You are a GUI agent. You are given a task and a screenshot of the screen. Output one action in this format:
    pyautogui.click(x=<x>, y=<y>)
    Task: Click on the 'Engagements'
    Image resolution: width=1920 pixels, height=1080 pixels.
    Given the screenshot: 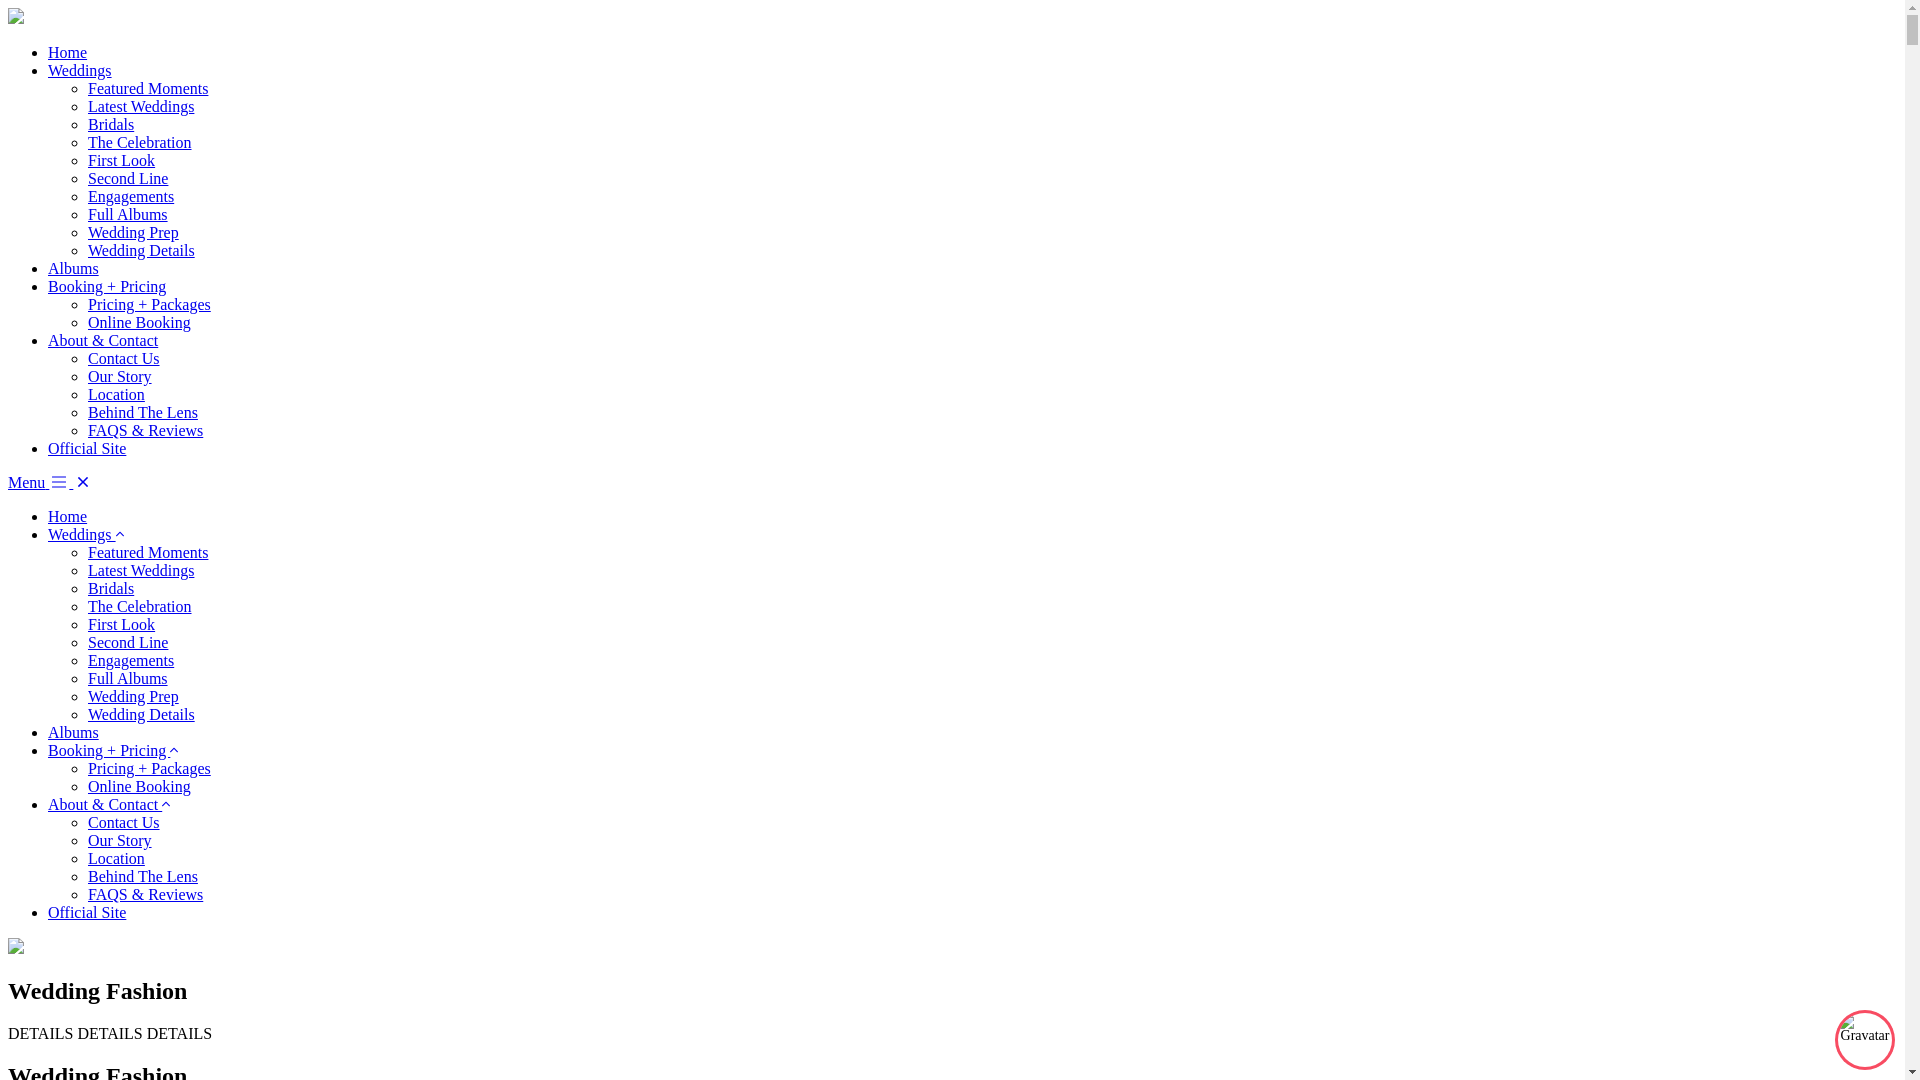 What is the action you would take?
    pyautogui.click(x=86, y=660)
    